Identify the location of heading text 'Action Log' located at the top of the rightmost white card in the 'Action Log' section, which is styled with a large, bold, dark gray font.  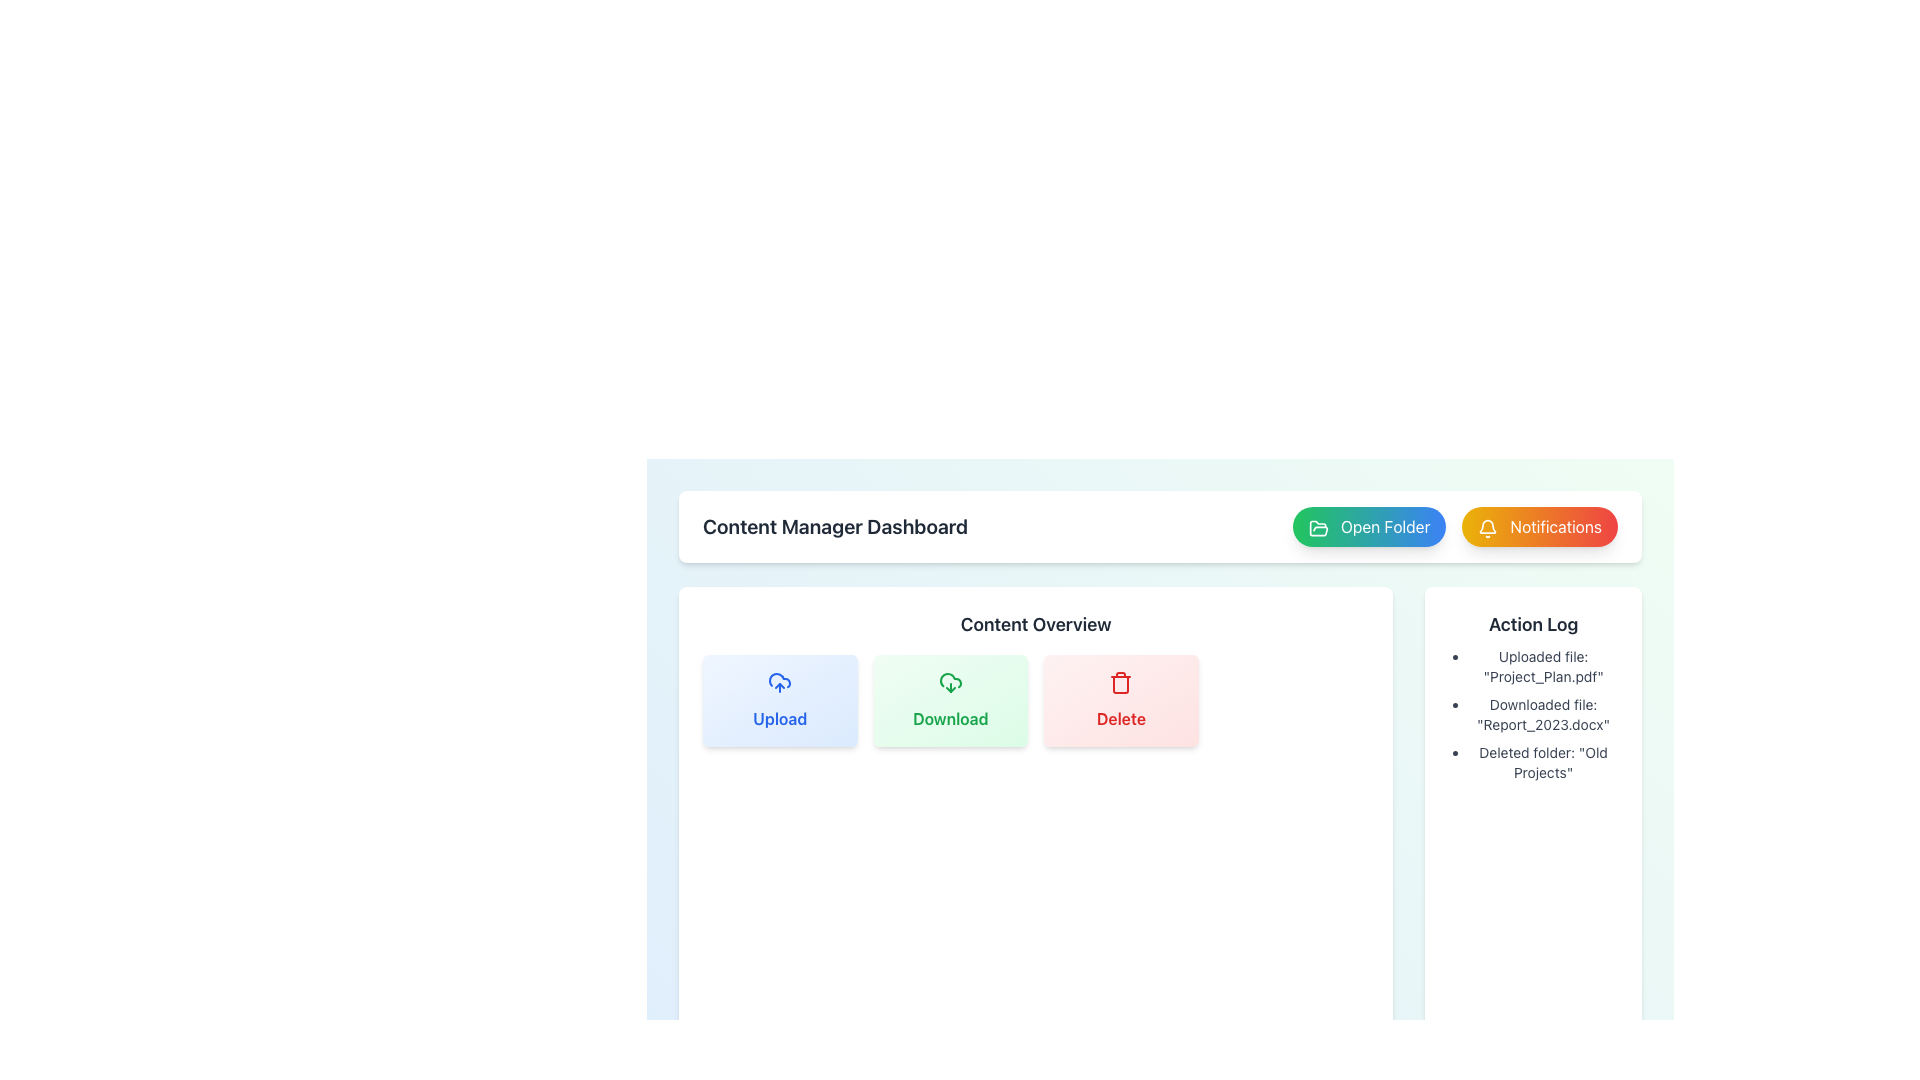
(1532, 623).